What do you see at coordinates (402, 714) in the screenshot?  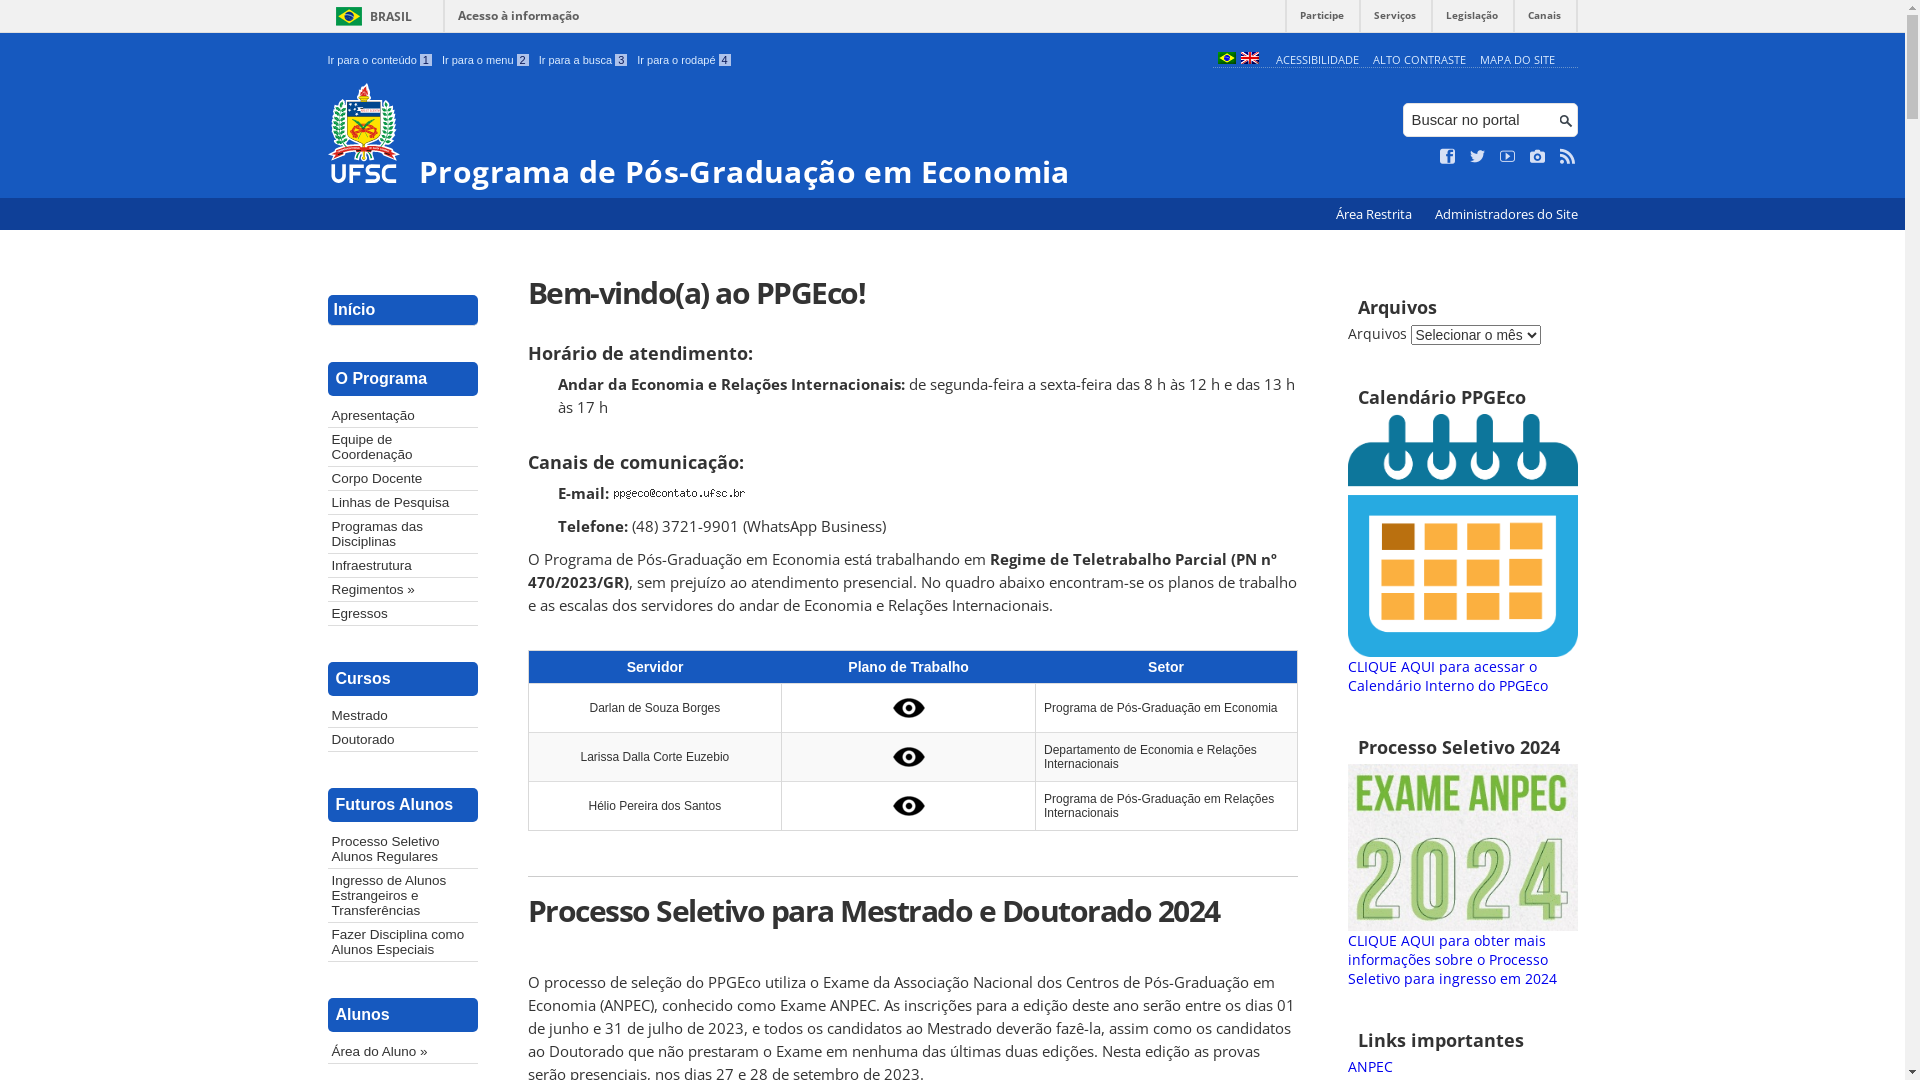 I see `'Mestrado'` at bounding box center [402, 714].